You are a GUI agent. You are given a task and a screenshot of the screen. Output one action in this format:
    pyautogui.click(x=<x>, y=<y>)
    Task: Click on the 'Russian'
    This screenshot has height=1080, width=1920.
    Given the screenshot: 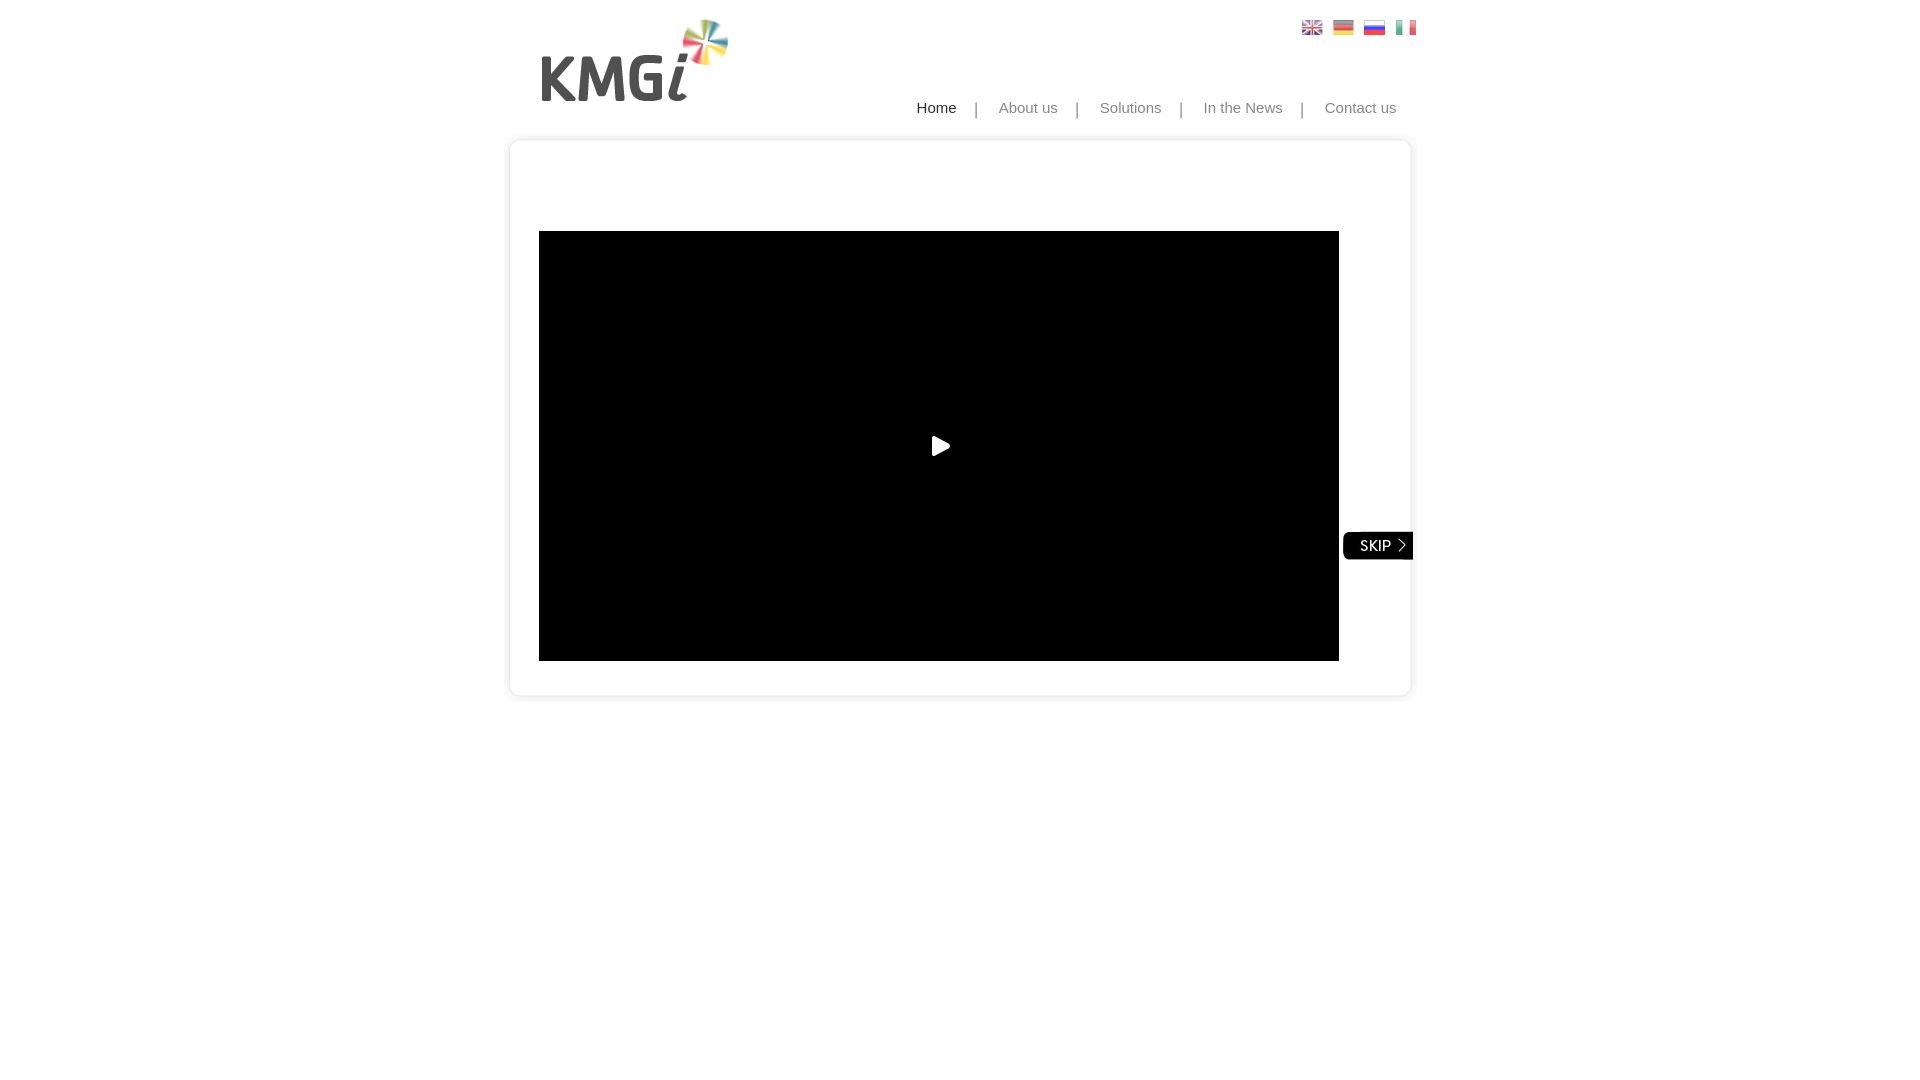 What is the action you would take?
    pyautogui.click(x=1375, y=30)
    